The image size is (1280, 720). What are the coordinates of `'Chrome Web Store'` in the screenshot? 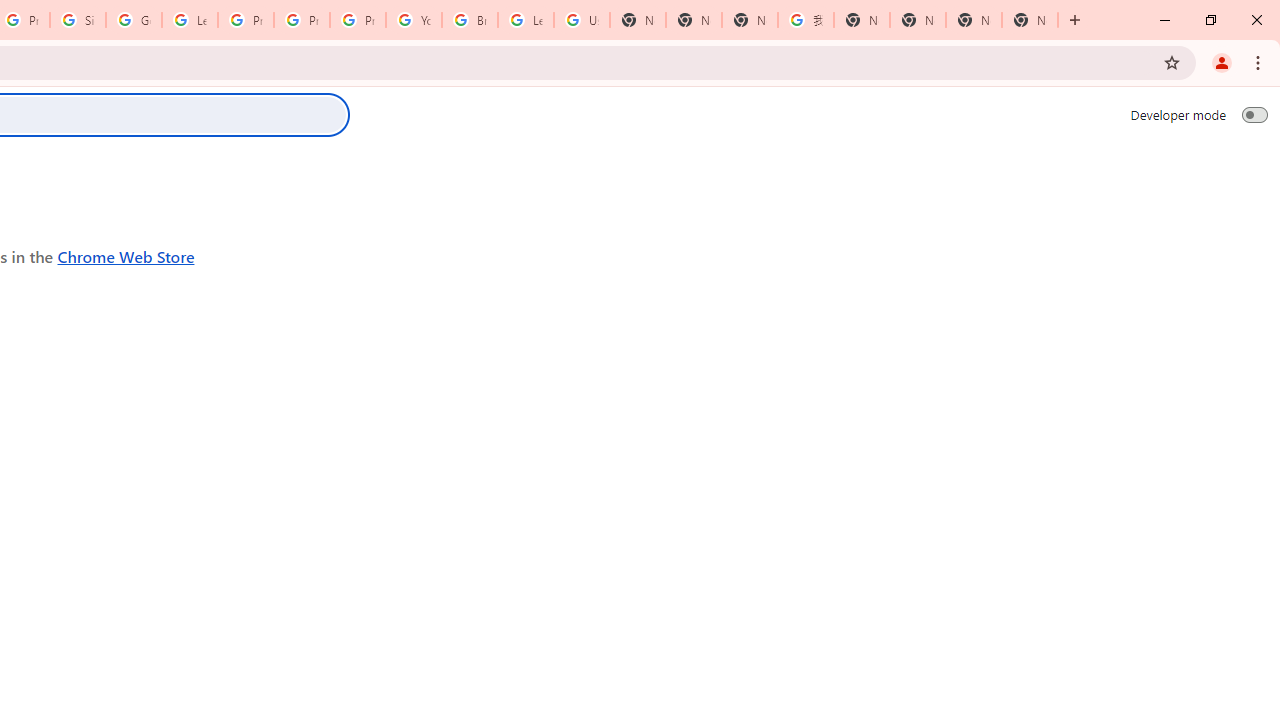 It's located at (125, 255).